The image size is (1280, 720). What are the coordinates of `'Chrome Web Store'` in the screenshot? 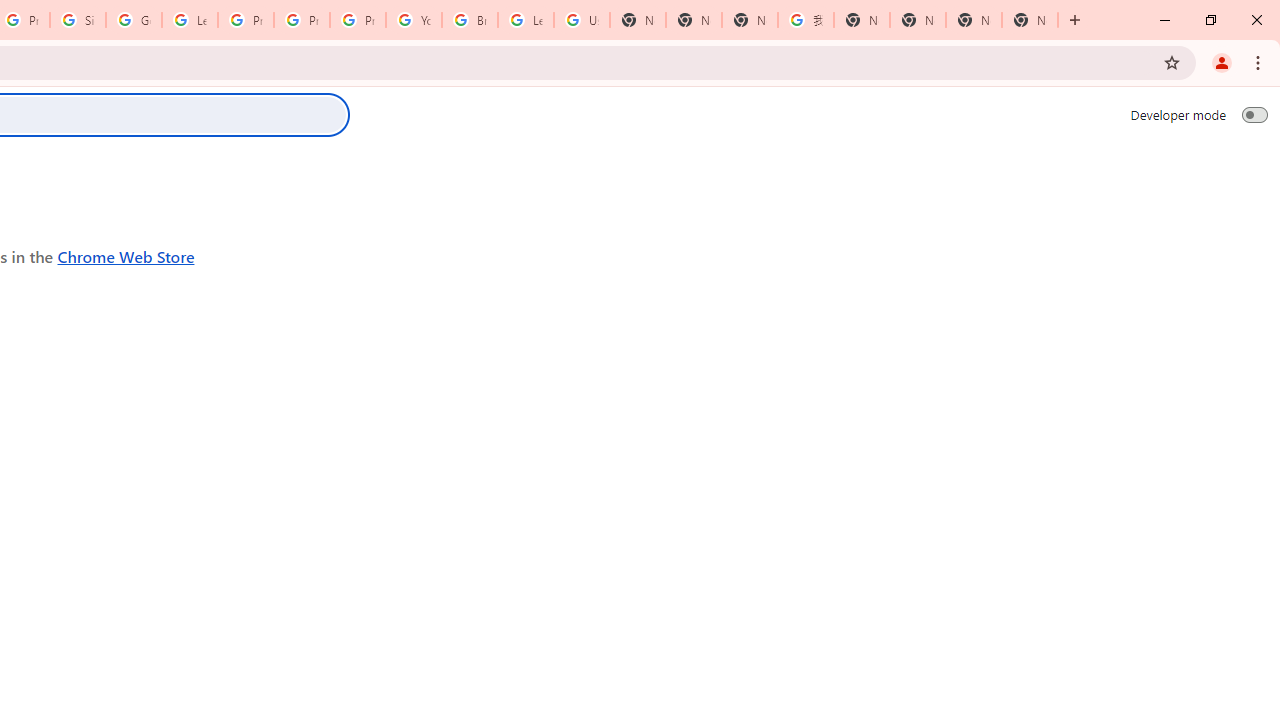 It's located at (125, 255).